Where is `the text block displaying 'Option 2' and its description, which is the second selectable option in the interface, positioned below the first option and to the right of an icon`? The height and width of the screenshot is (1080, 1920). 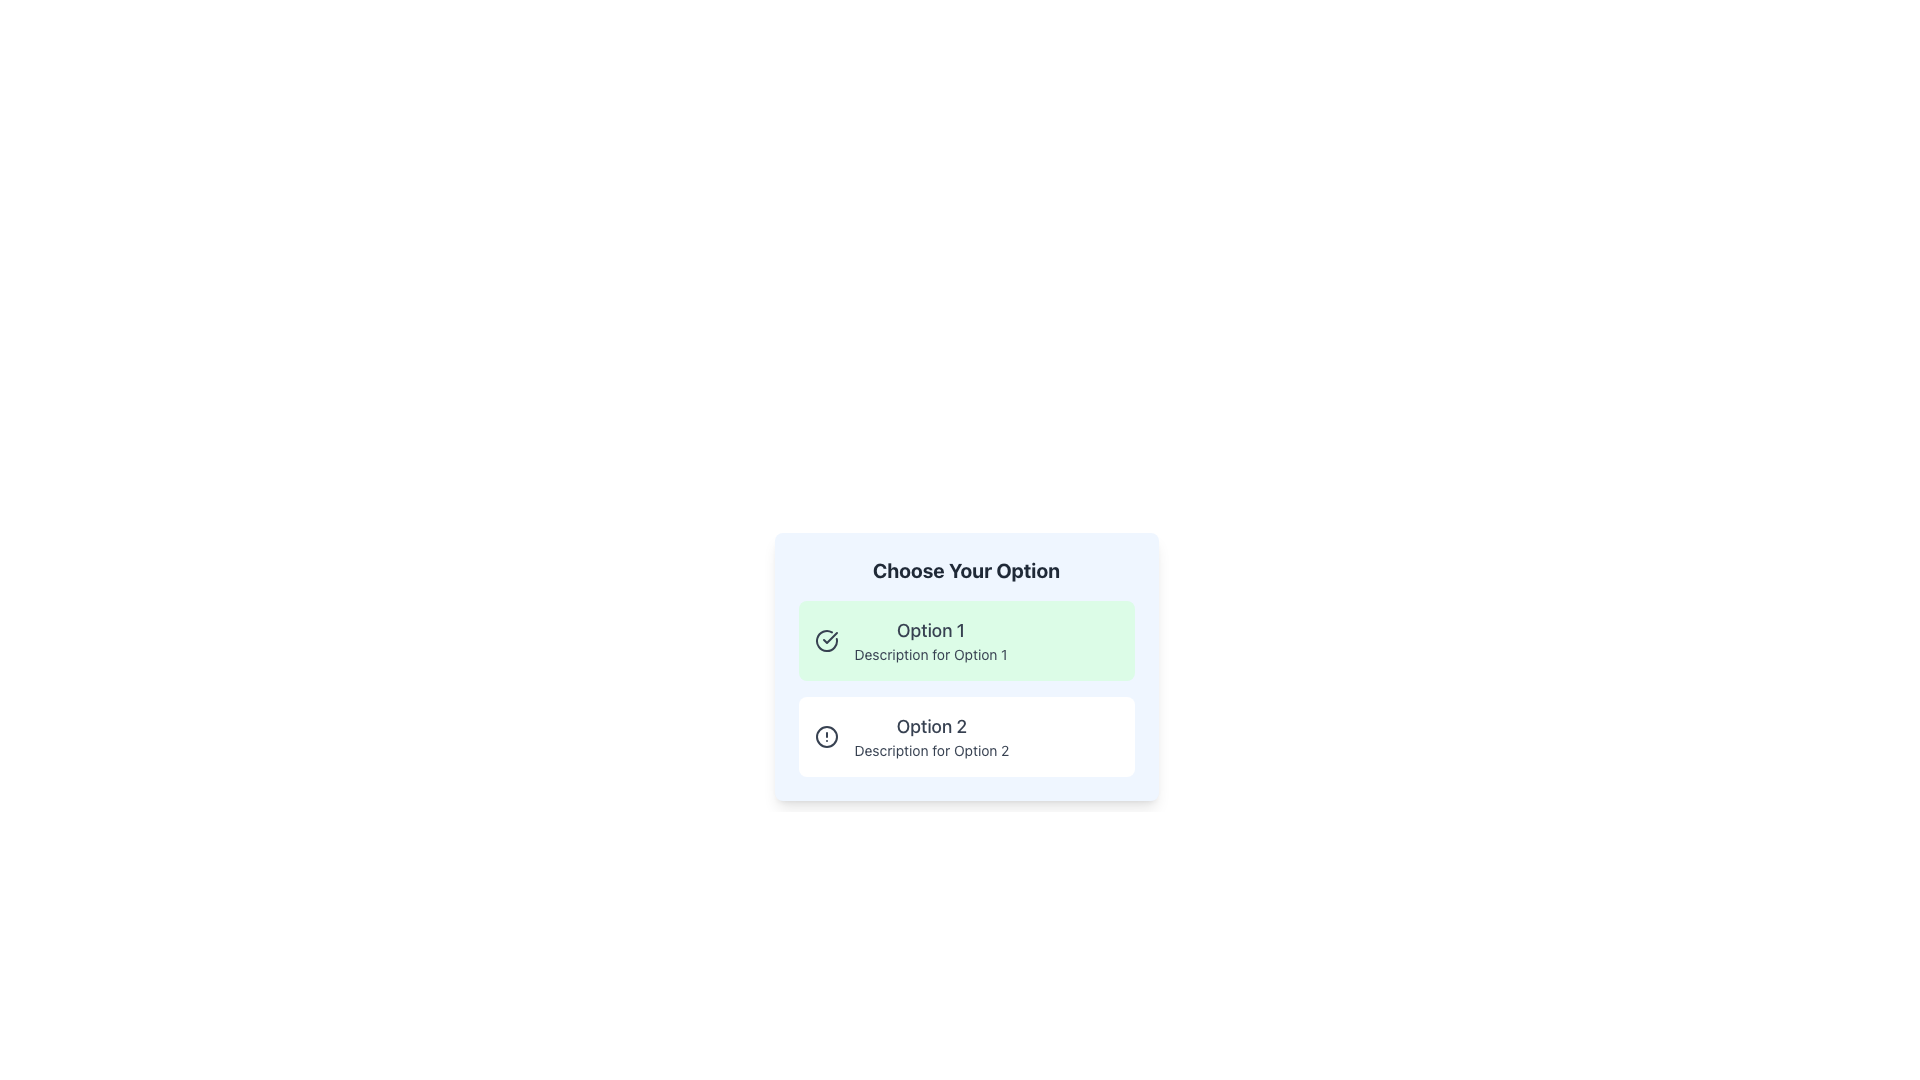 the text block displaying 'Option 2' and its description, which is the second selectable option in the interface, positioned below the first option and to the right of an icon is located at coordinates (930, 736).